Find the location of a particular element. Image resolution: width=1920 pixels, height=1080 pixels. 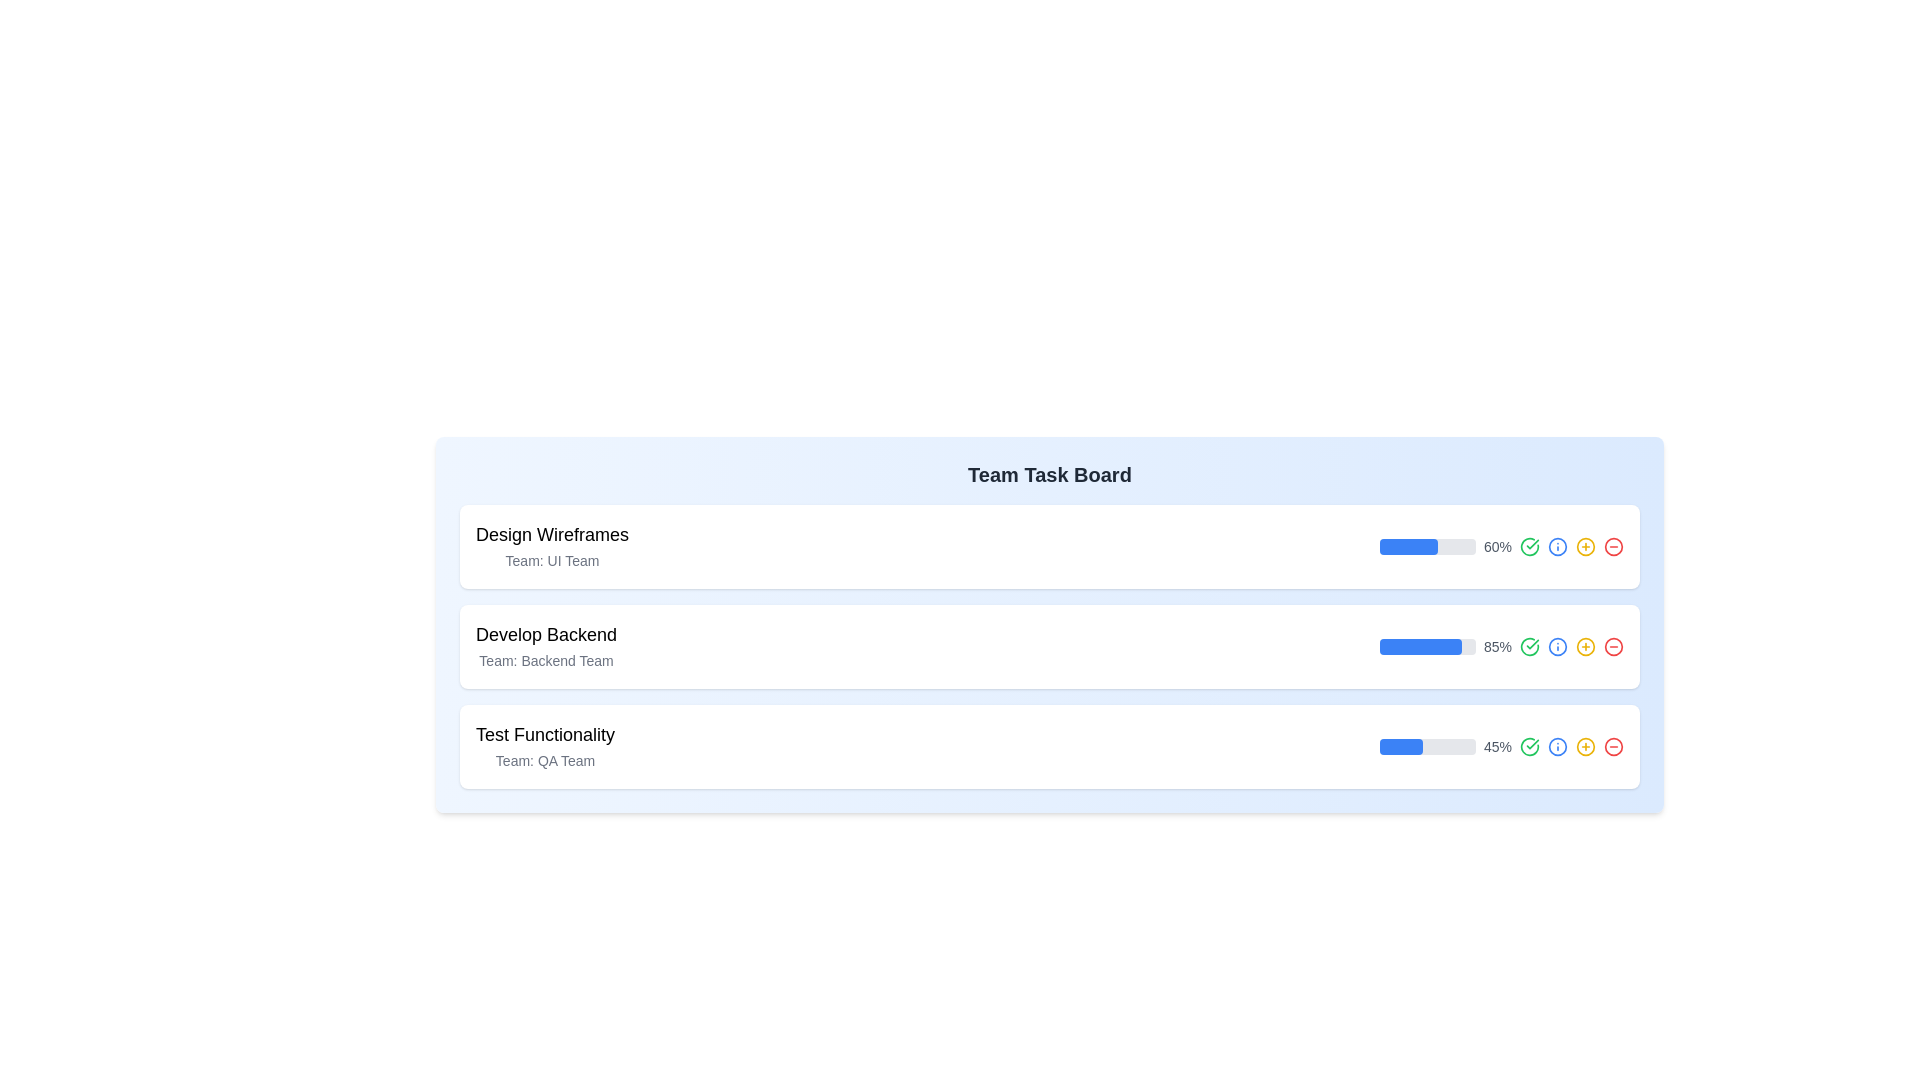

contextual information by clicking on the circular graphical component of the information icon located to the right side of the 'Develop Backend' task in the task board layout is located at coordinates (1557, 647).